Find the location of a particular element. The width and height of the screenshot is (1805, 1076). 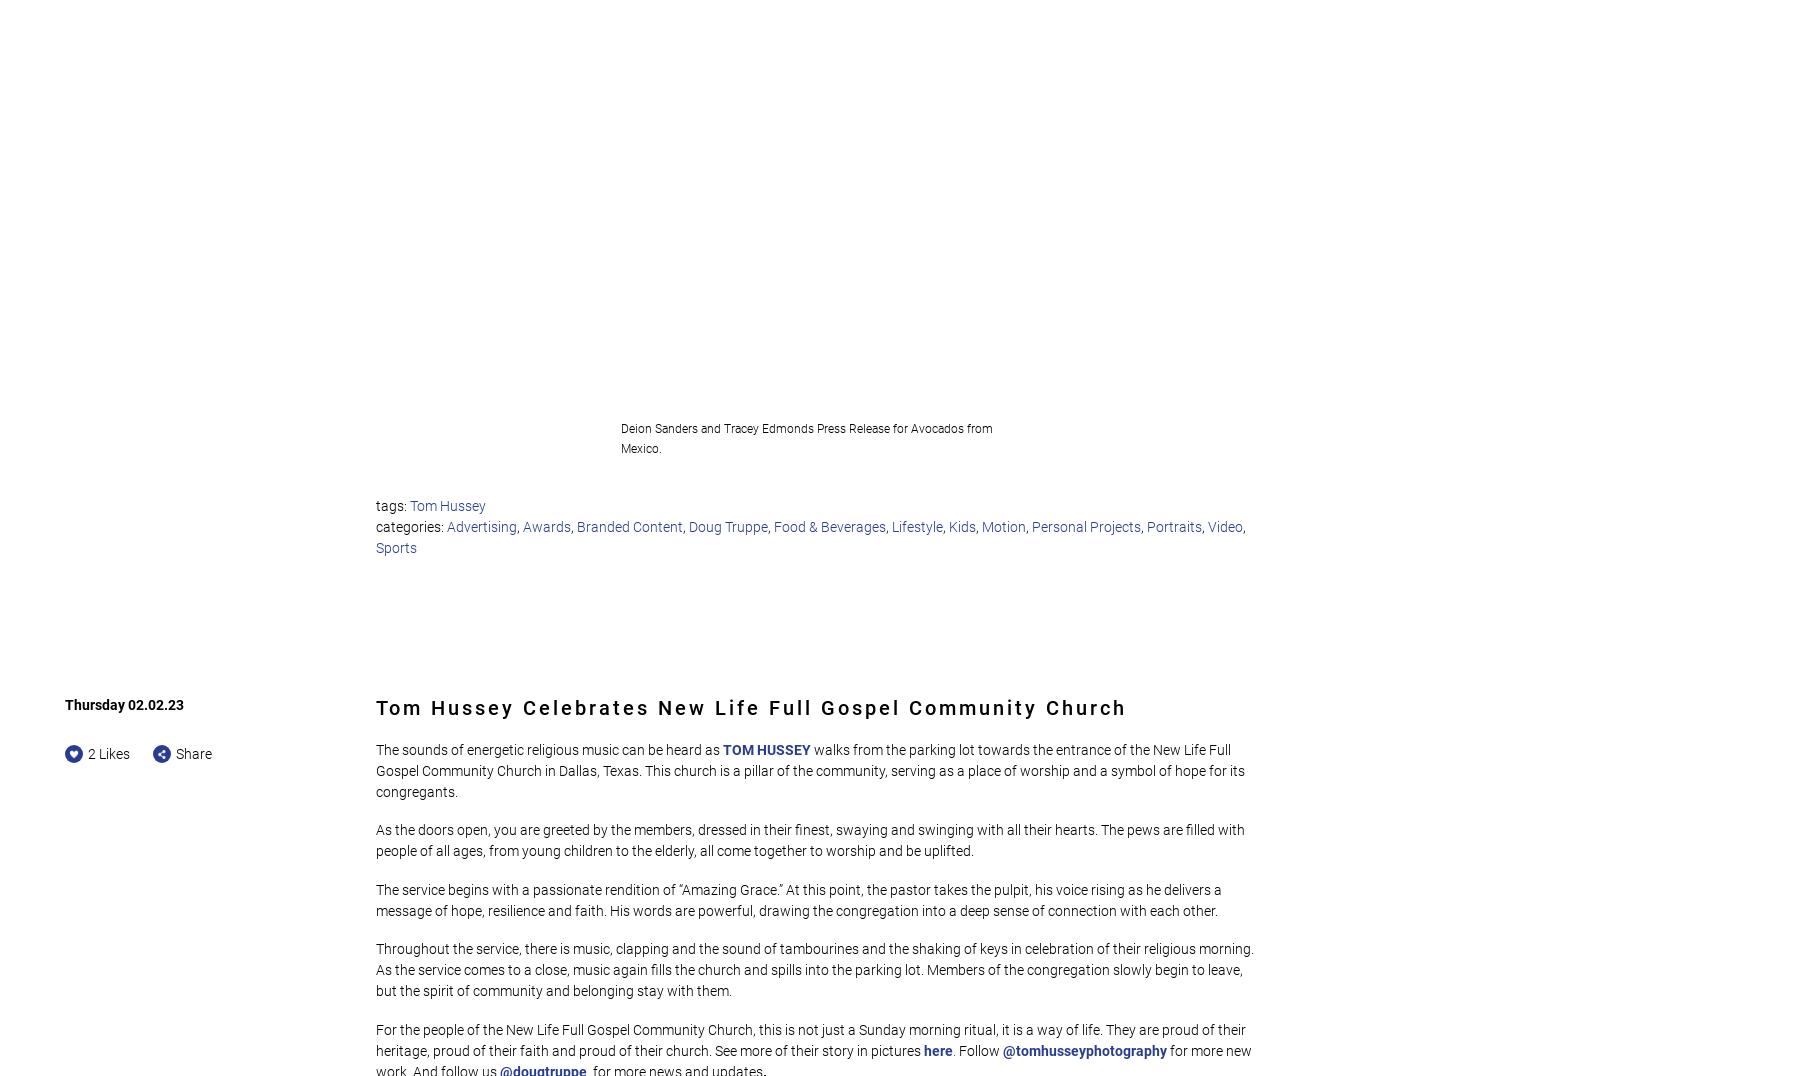

'Share' is located at coordinates (193, 751).